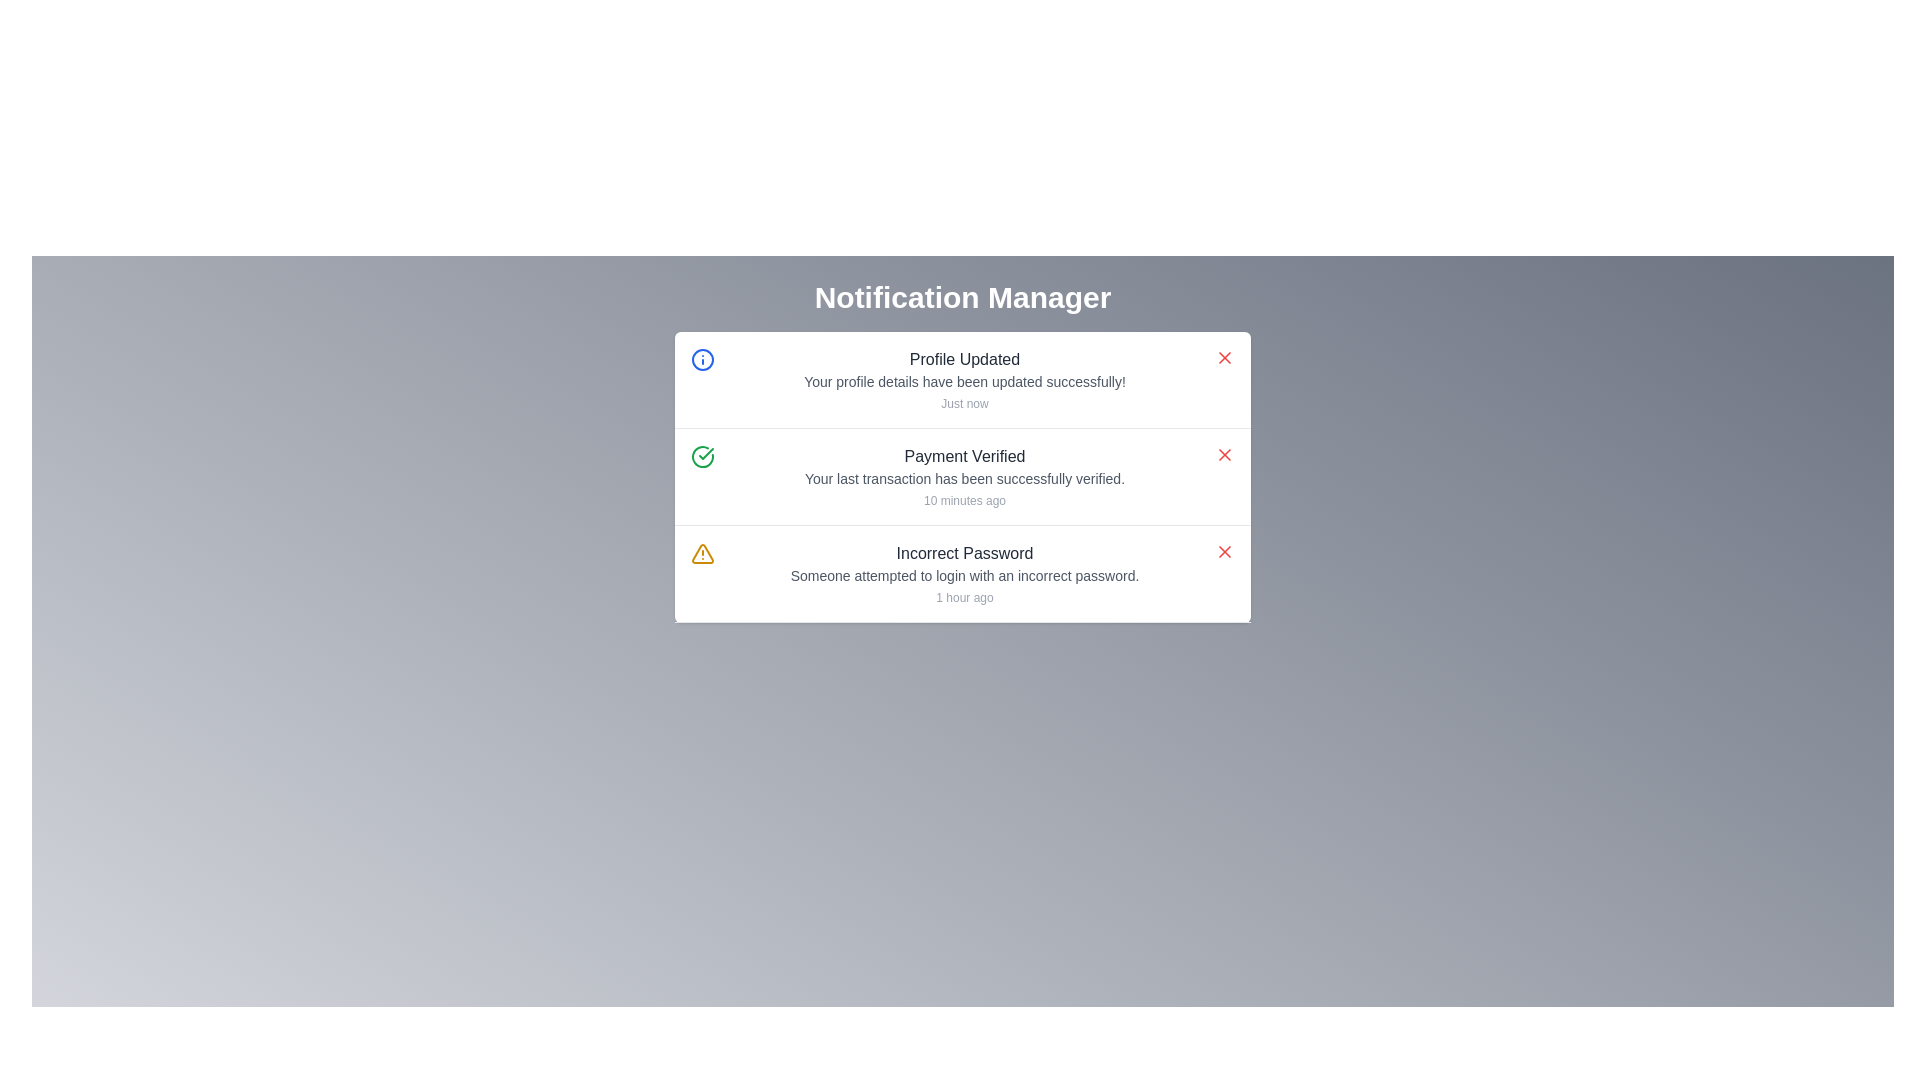  What do you see at coordinates (1223, 357) in the screenshot?
I see `the close/delete icon button located in the upper-right corner of the 'Profile Updated' notification card` at bounding box center [1223, 357].